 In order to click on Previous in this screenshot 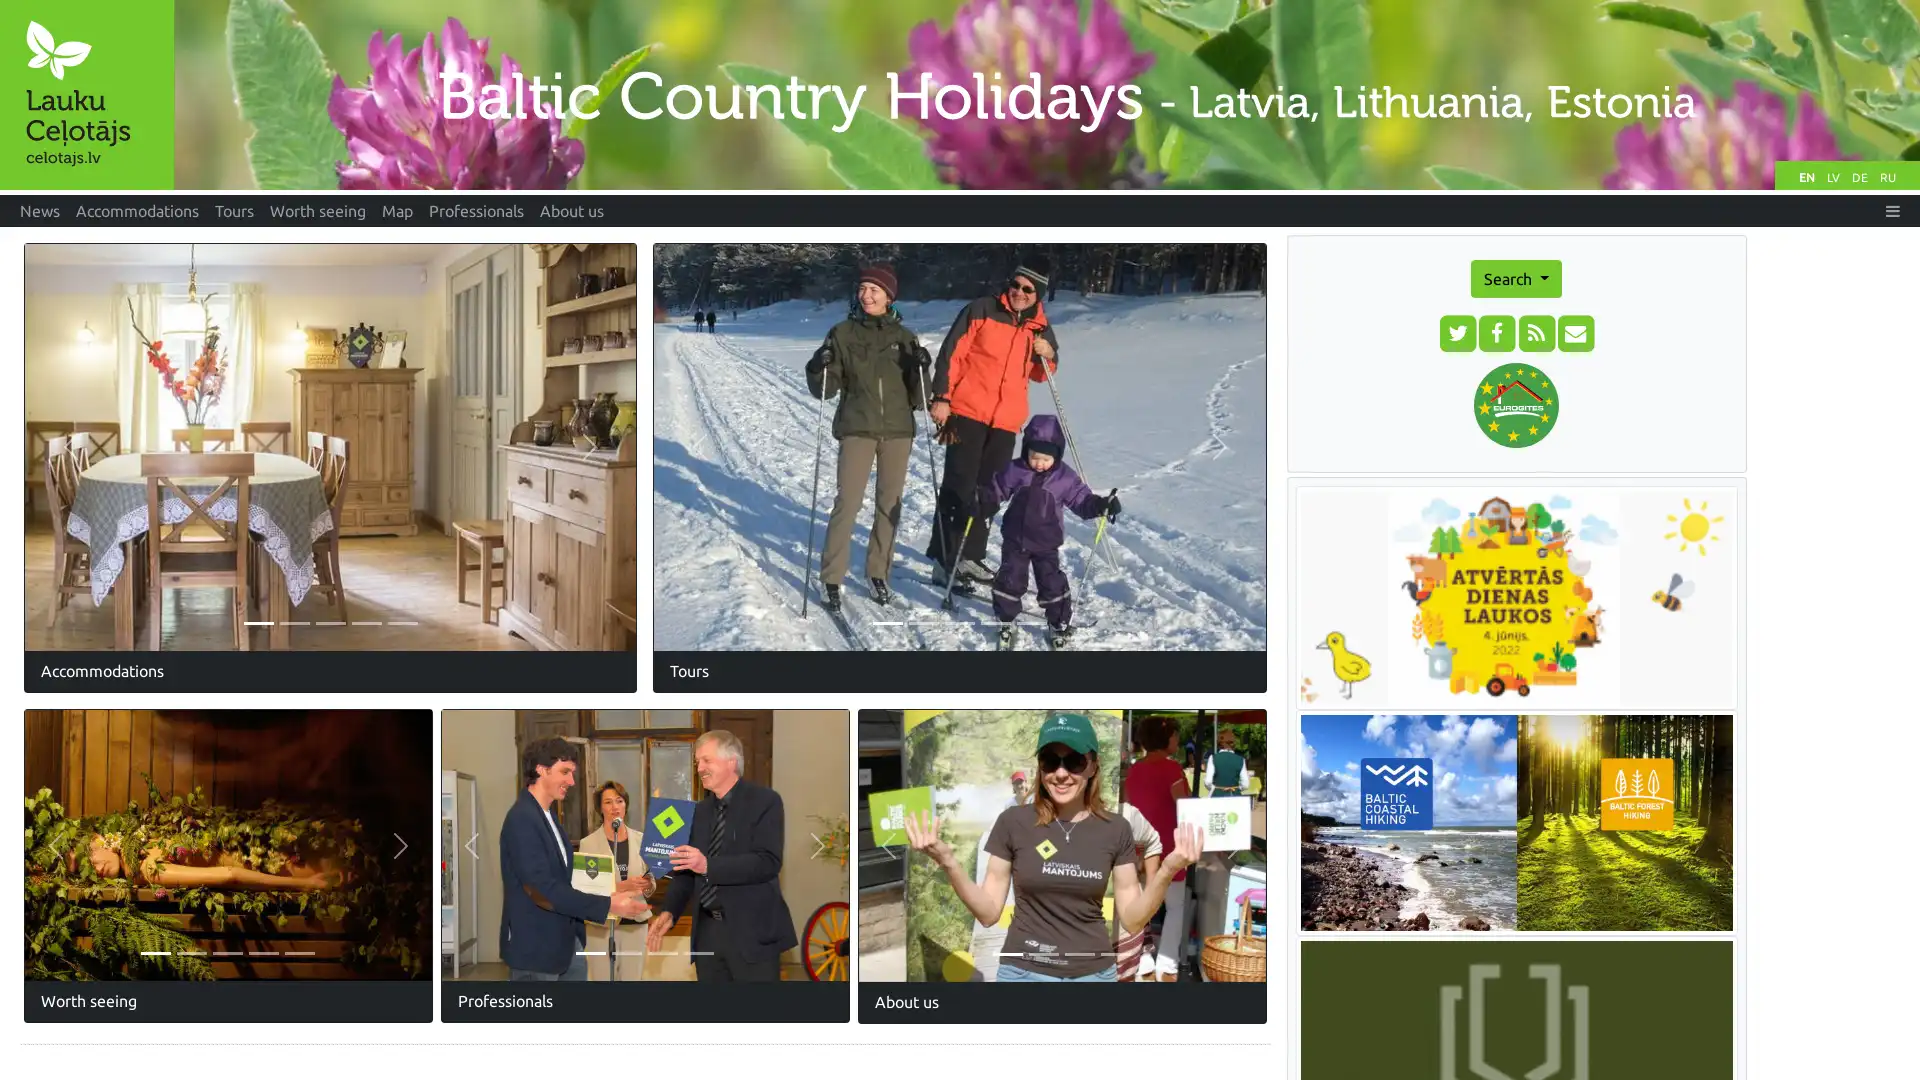, I will do `click(55, 845)`.